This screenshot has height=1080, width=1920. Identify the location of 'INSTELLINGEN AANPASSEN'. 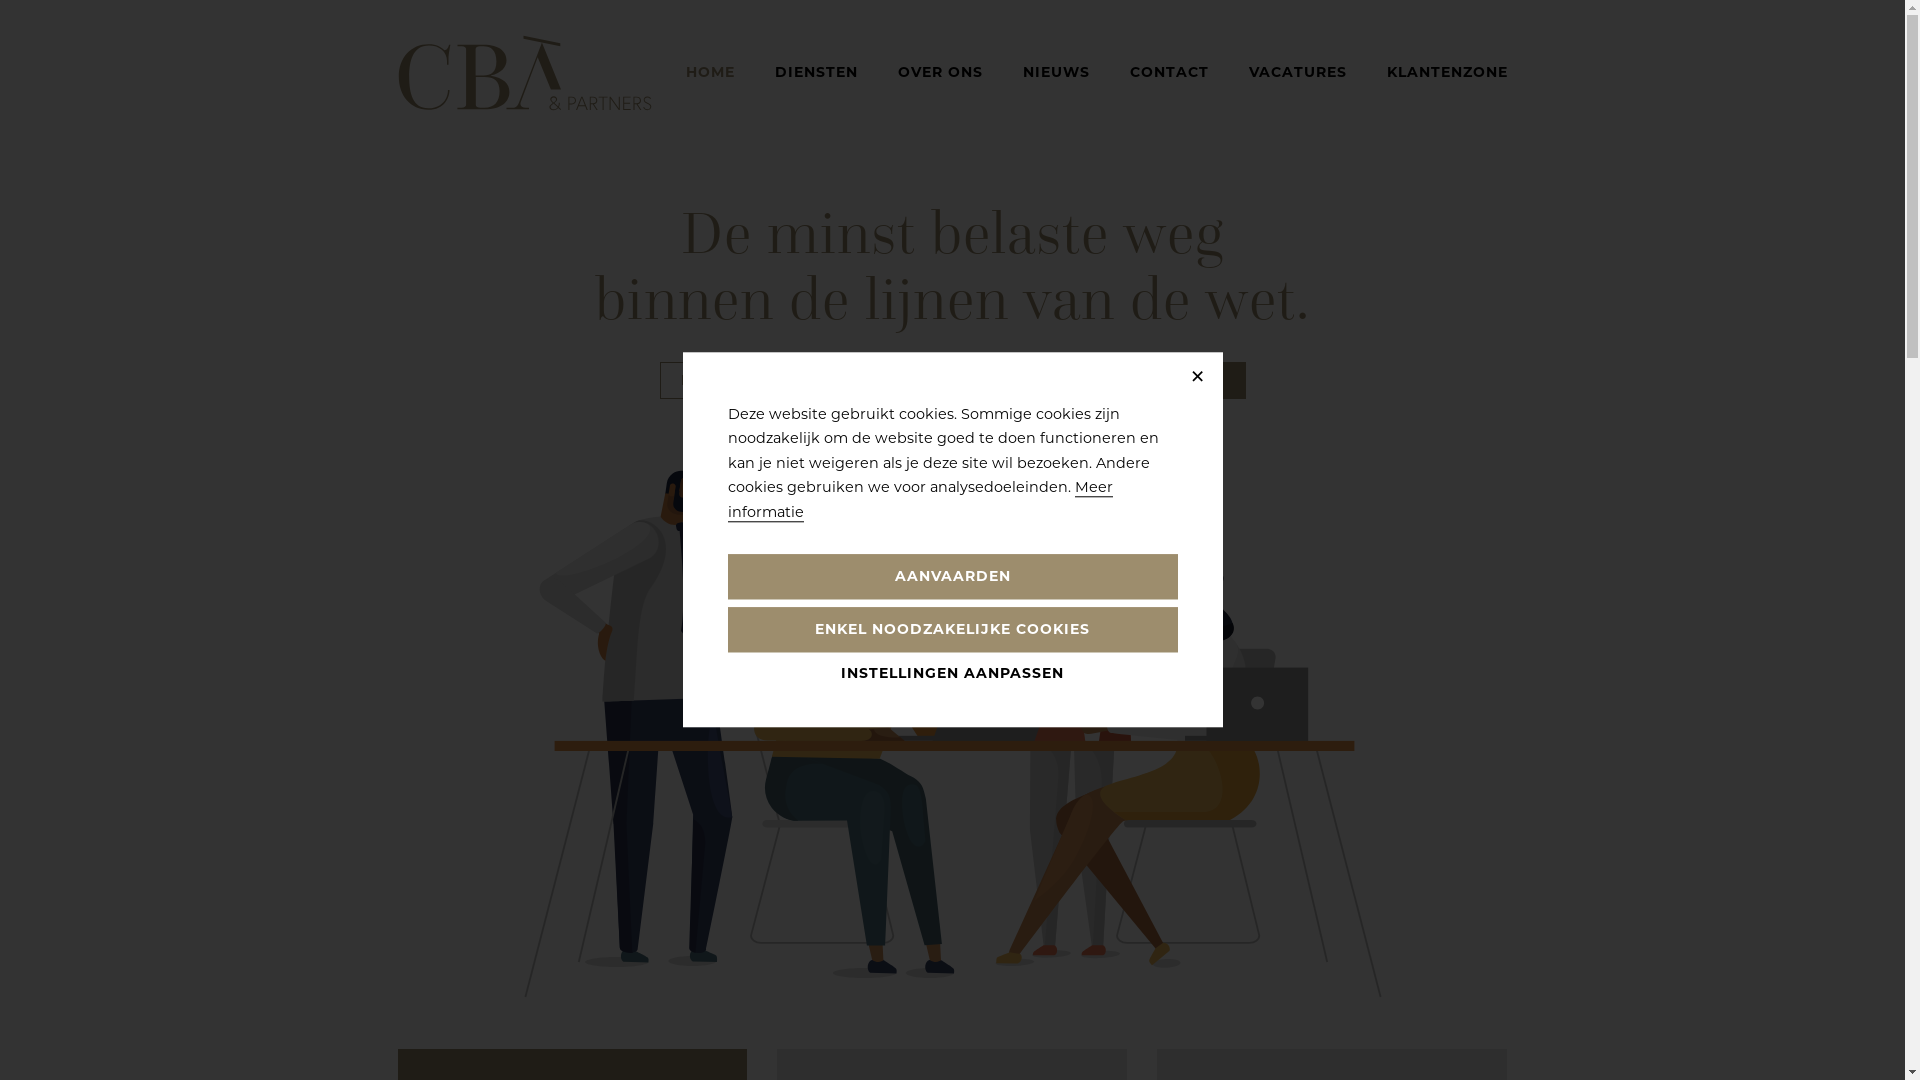
(952, 674).